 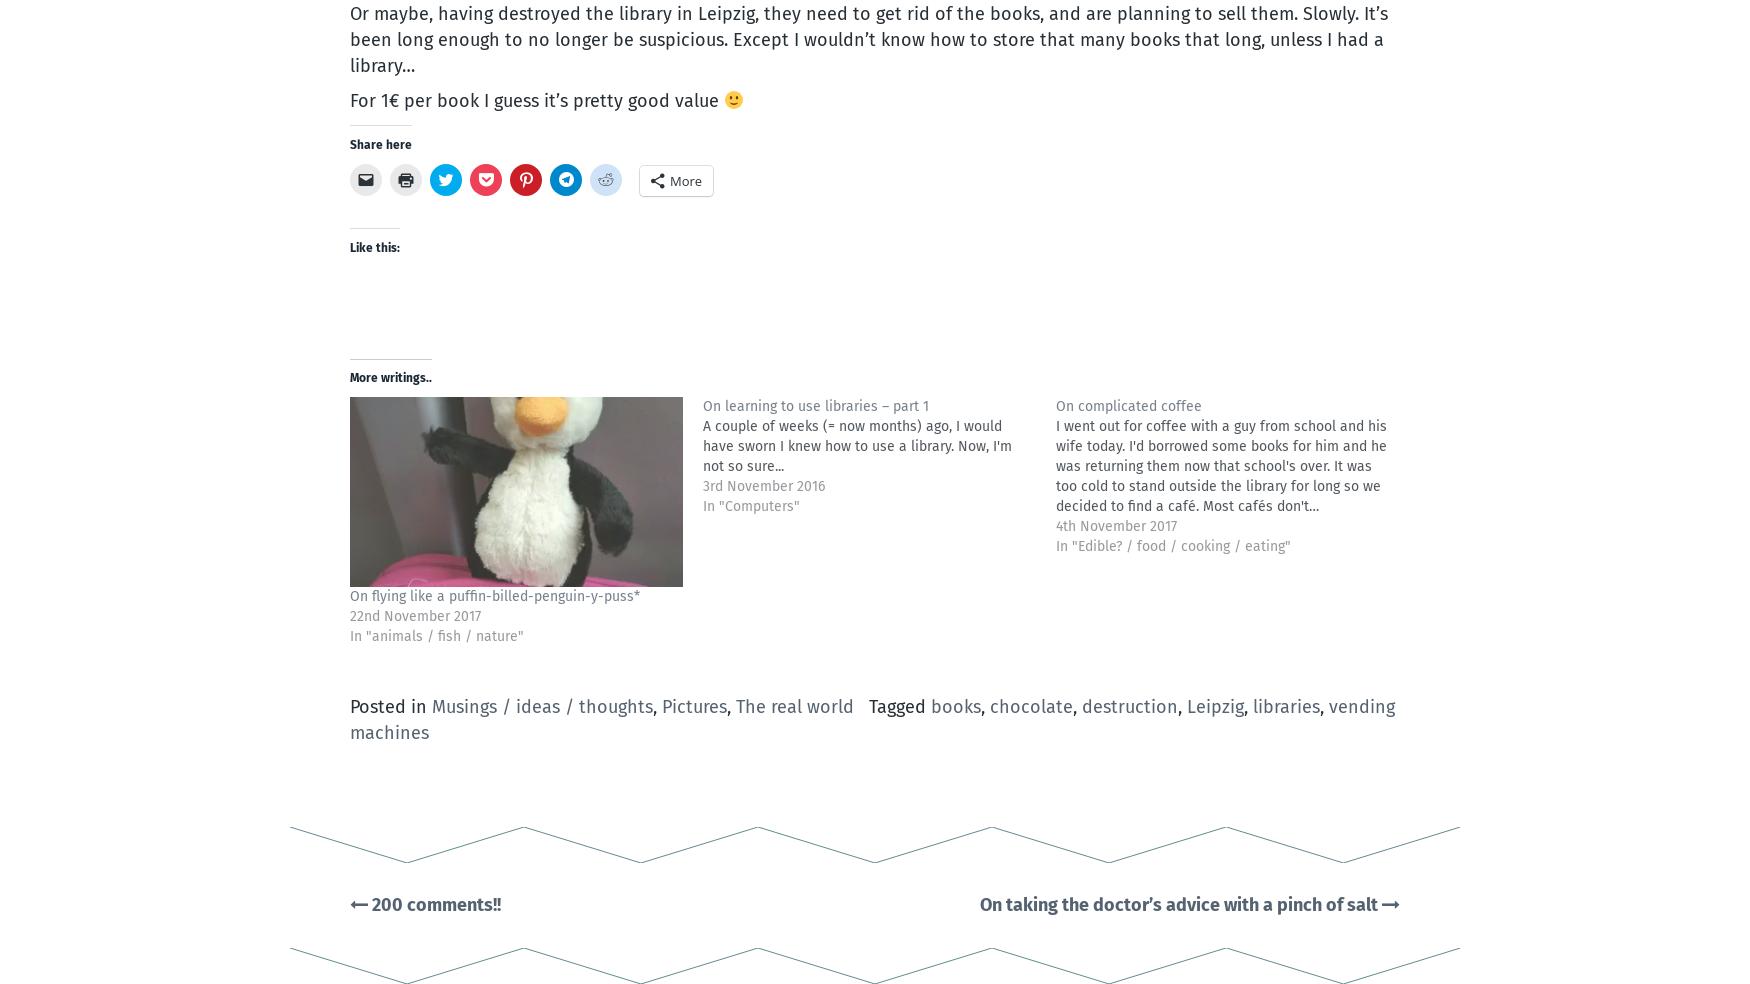 What do you see at coordinates (1128, 707) in the screenshot?
I see `'destruction'` at bounding box center [1128, 707].